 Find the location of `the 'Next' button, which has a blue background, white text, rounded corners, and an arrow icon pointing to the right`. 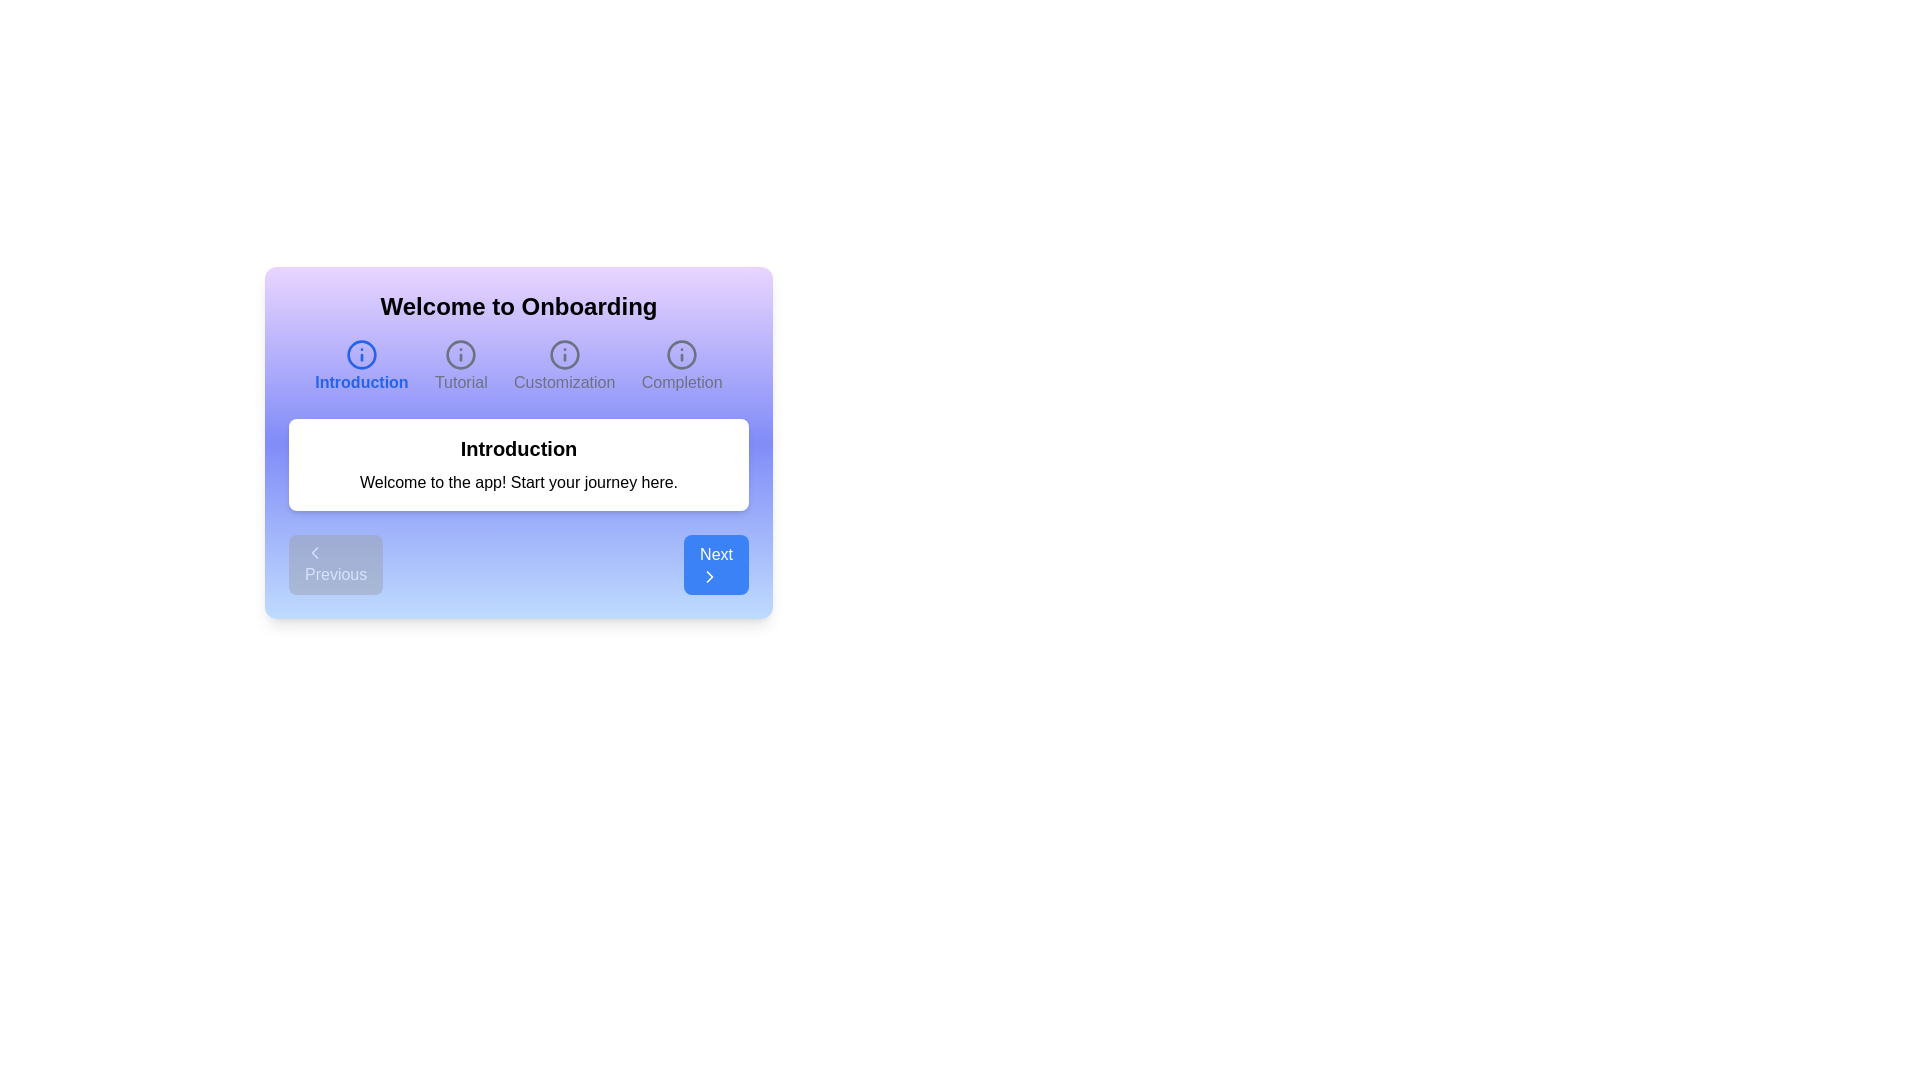

the 'Next' button, which has a blue background, white text, rounded corners, and an arrow icon pointing to the right is located at coordinates (716, 564).